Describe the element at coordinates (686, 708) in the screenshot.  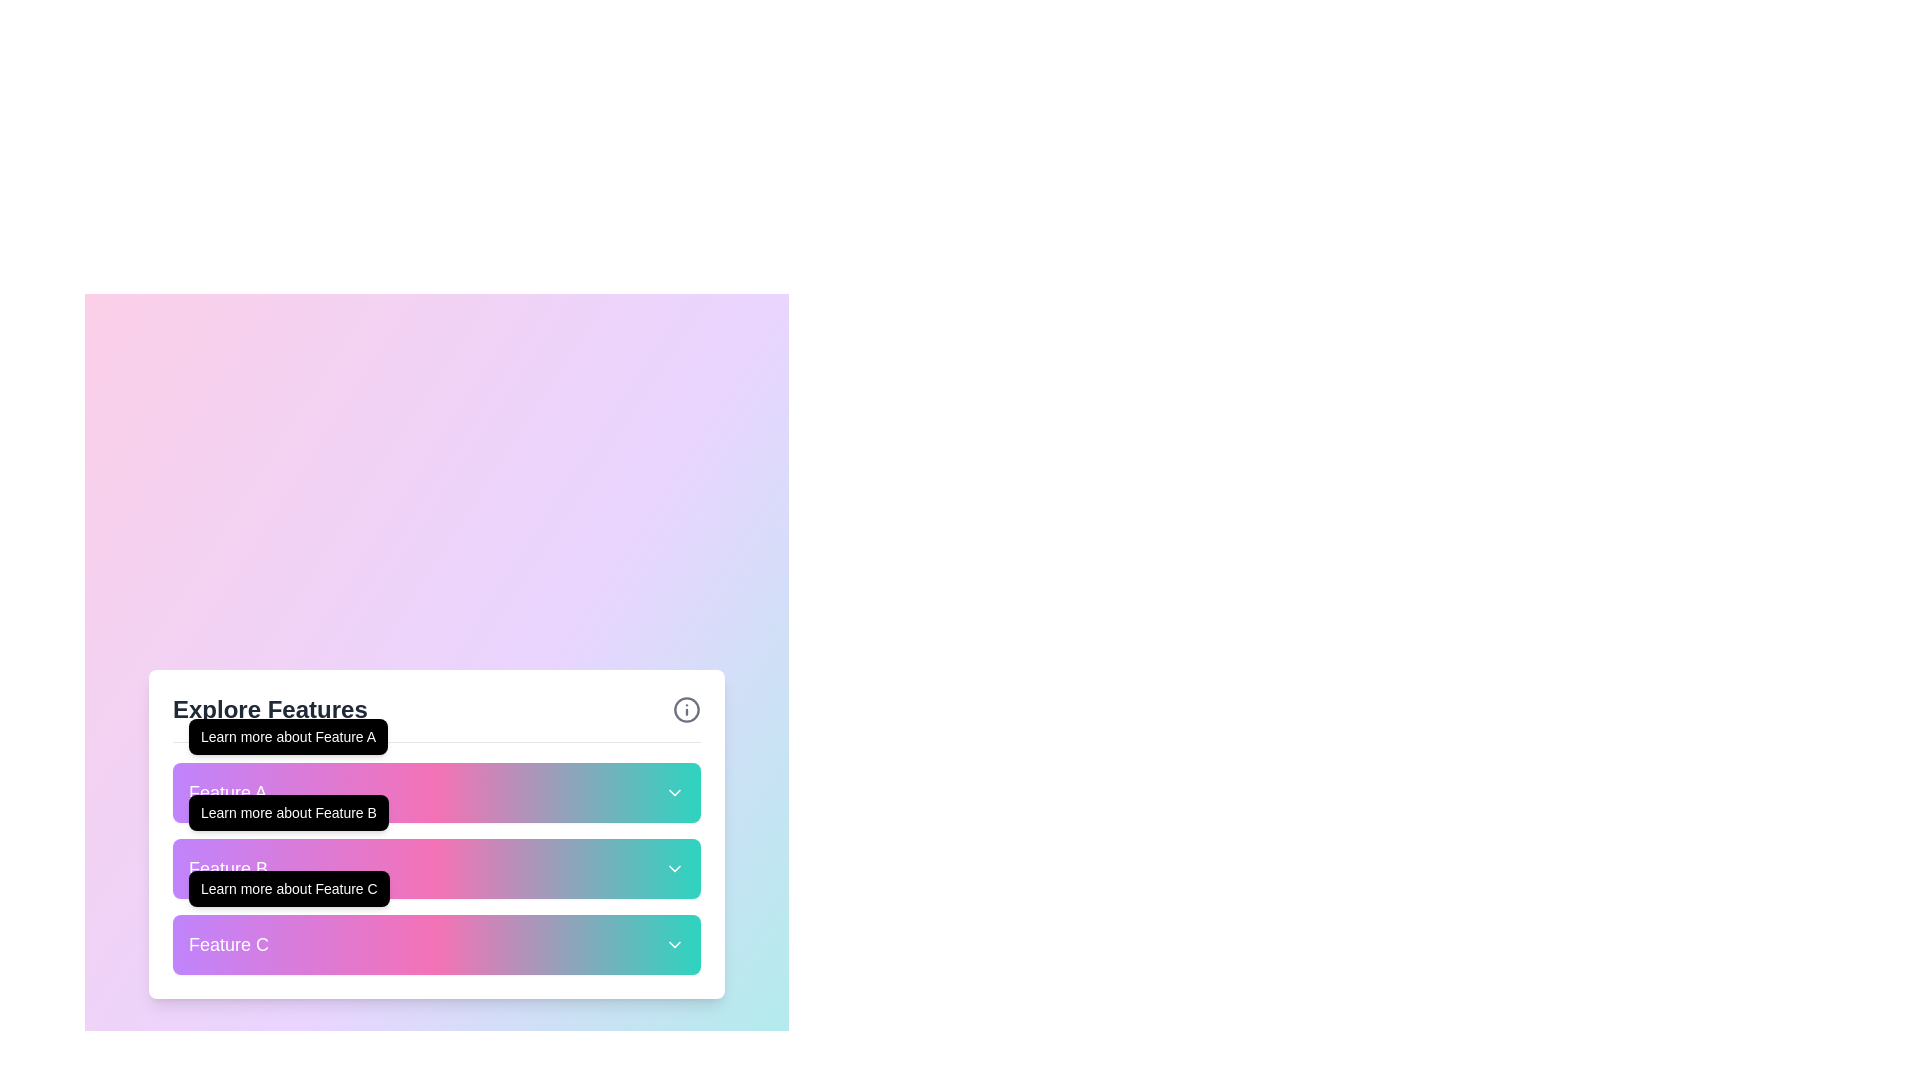
I see `the border circle of the information icon located at the top-right corner of the card-like structure` at that location.